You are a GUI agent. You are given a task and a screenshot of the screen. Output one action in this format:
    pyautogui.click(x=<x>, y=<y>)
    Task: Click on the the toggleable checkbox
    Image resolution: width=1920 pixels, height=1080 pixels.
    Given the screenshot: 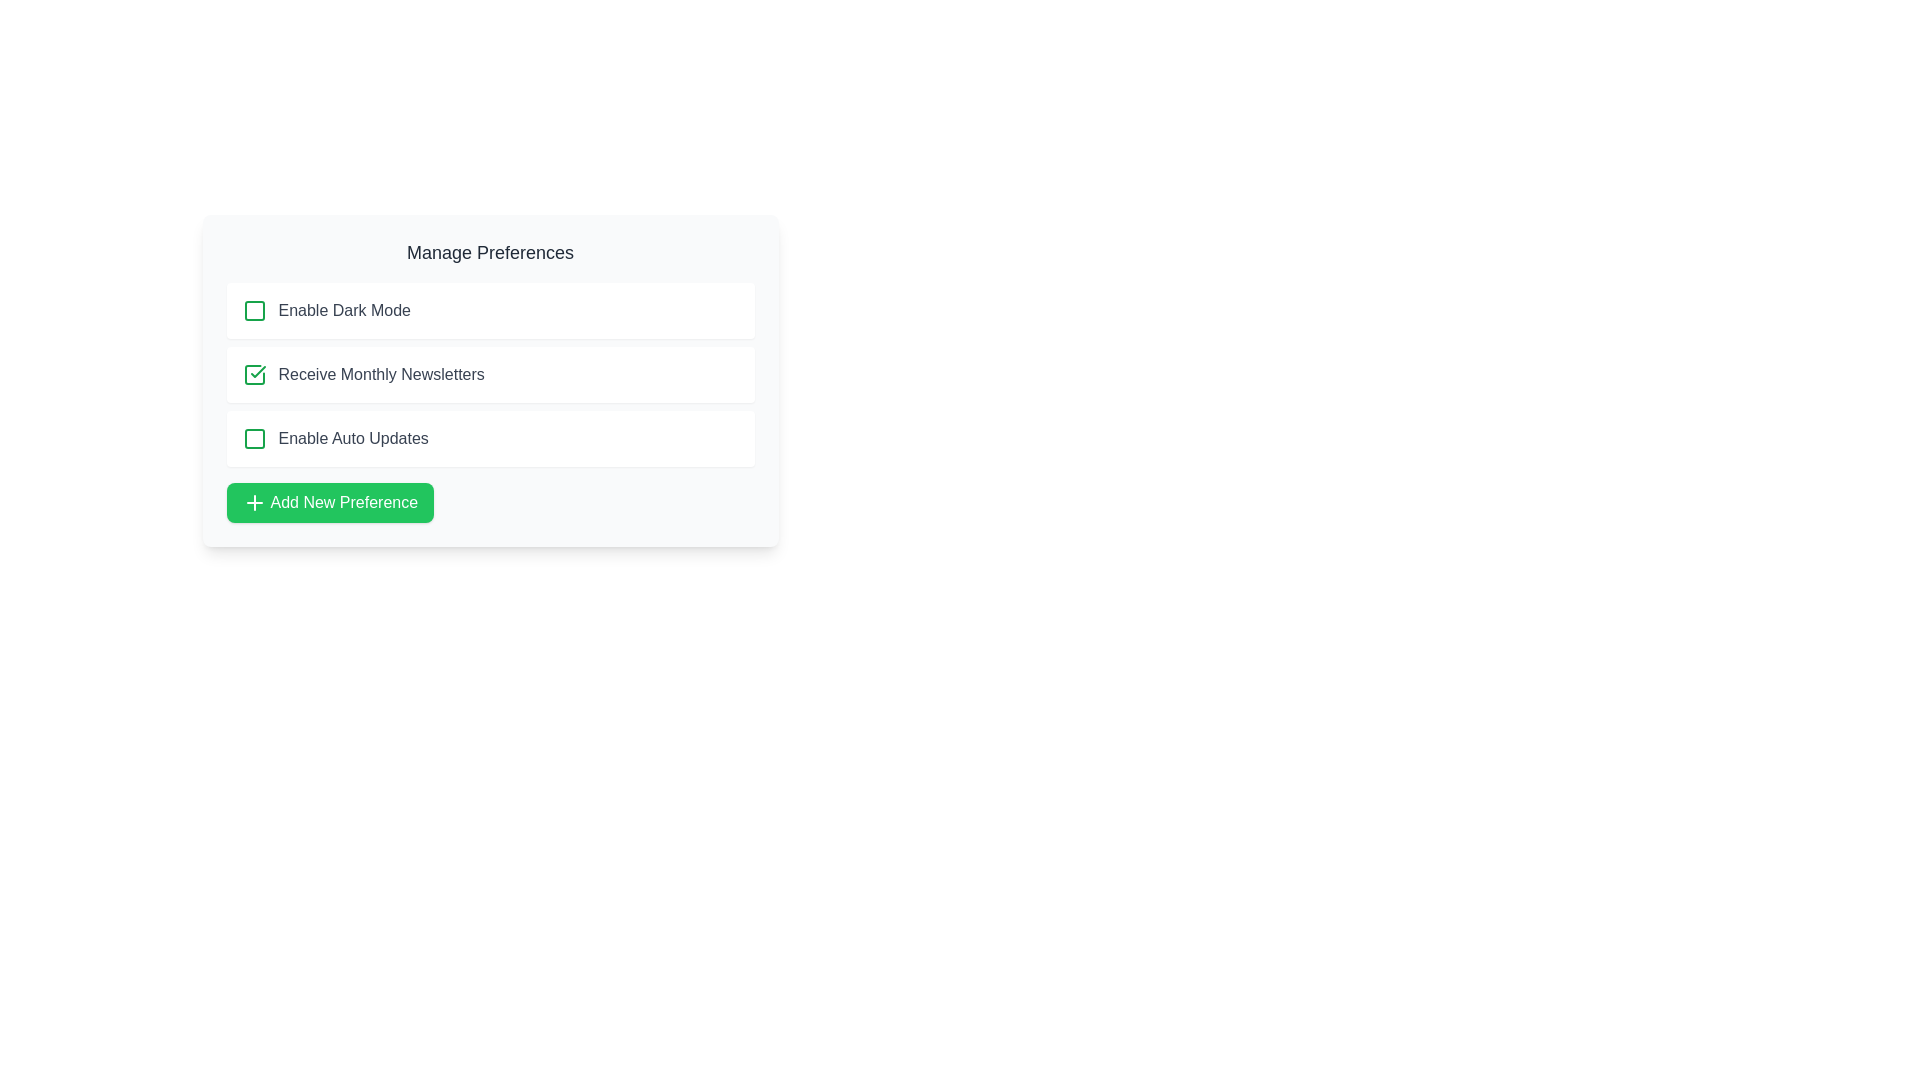 What is the action you would take?
    pyautogui.click(x=253, y=438)
    